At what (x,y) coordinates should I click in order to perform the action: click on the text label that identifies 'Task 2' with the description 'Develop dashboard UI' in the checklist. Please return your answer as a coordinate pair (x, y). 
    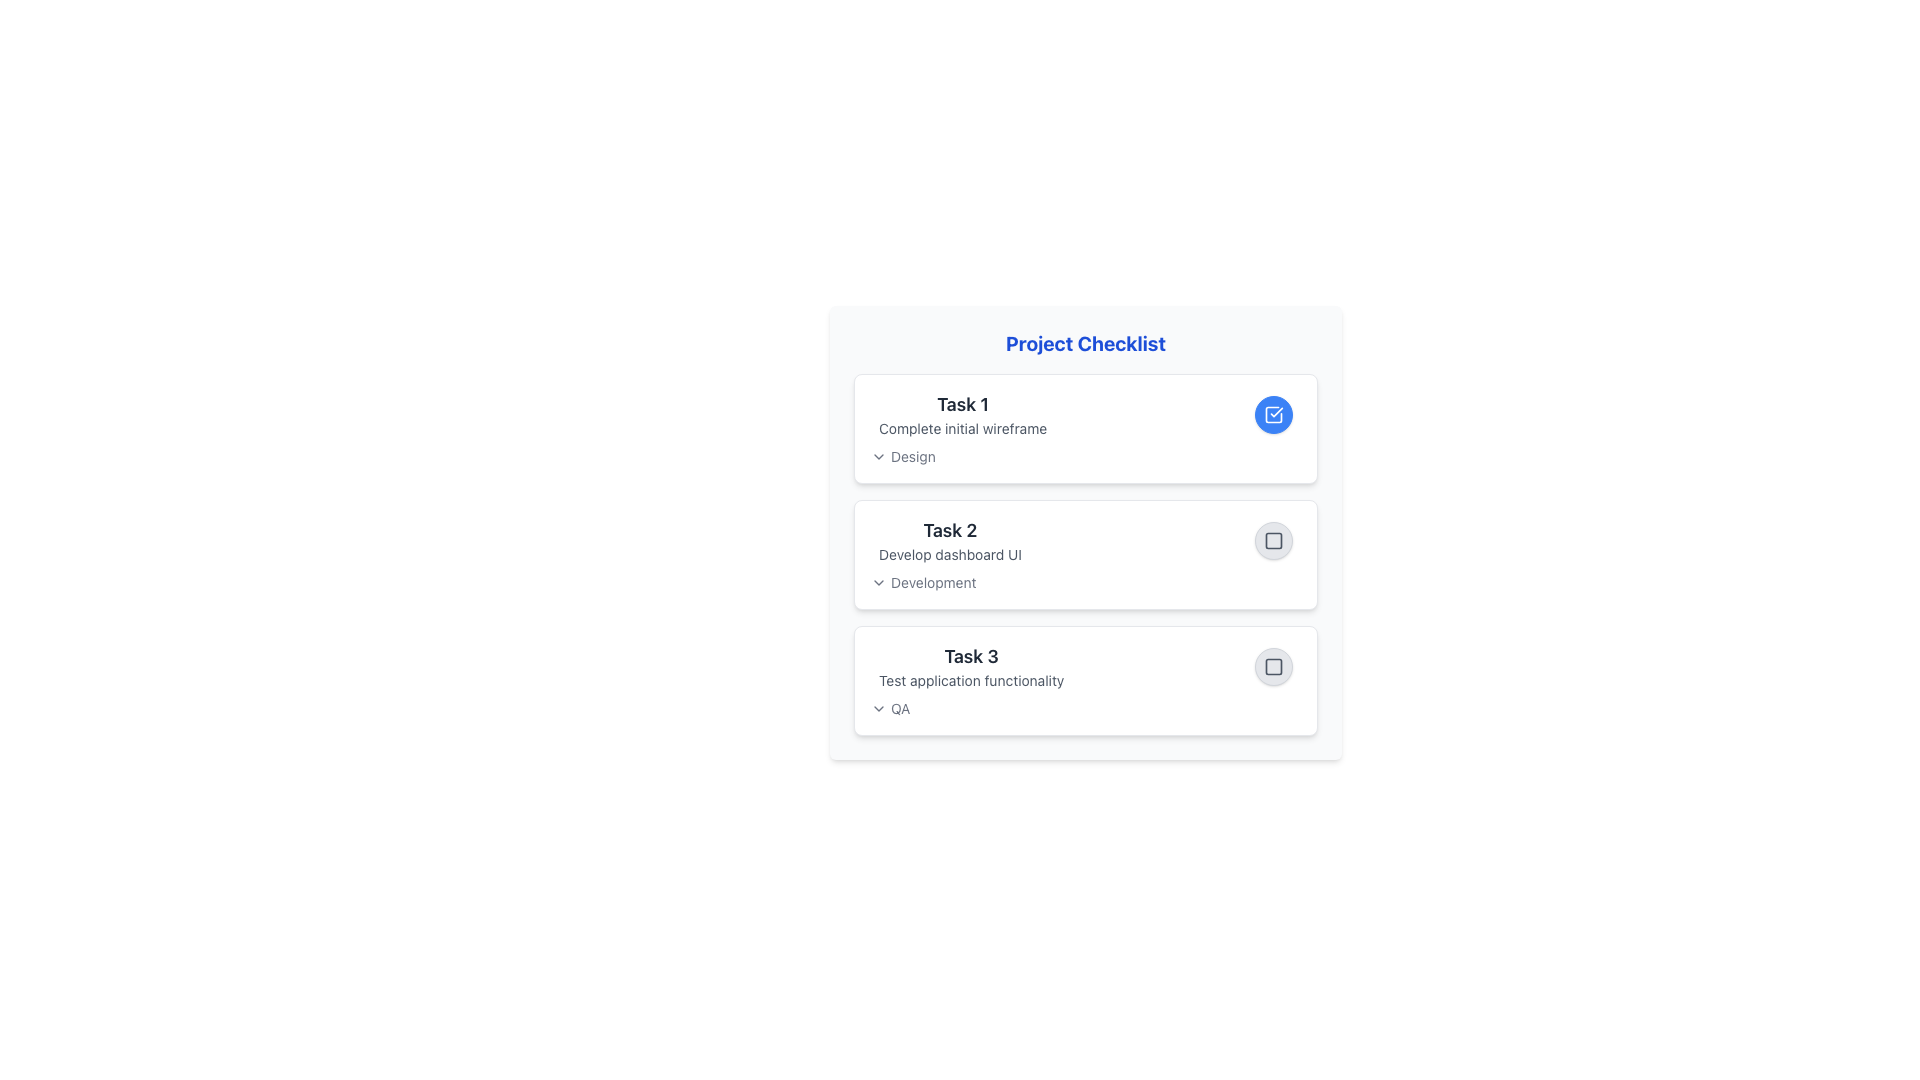
    Looking at the image, I should click on (949, 540).